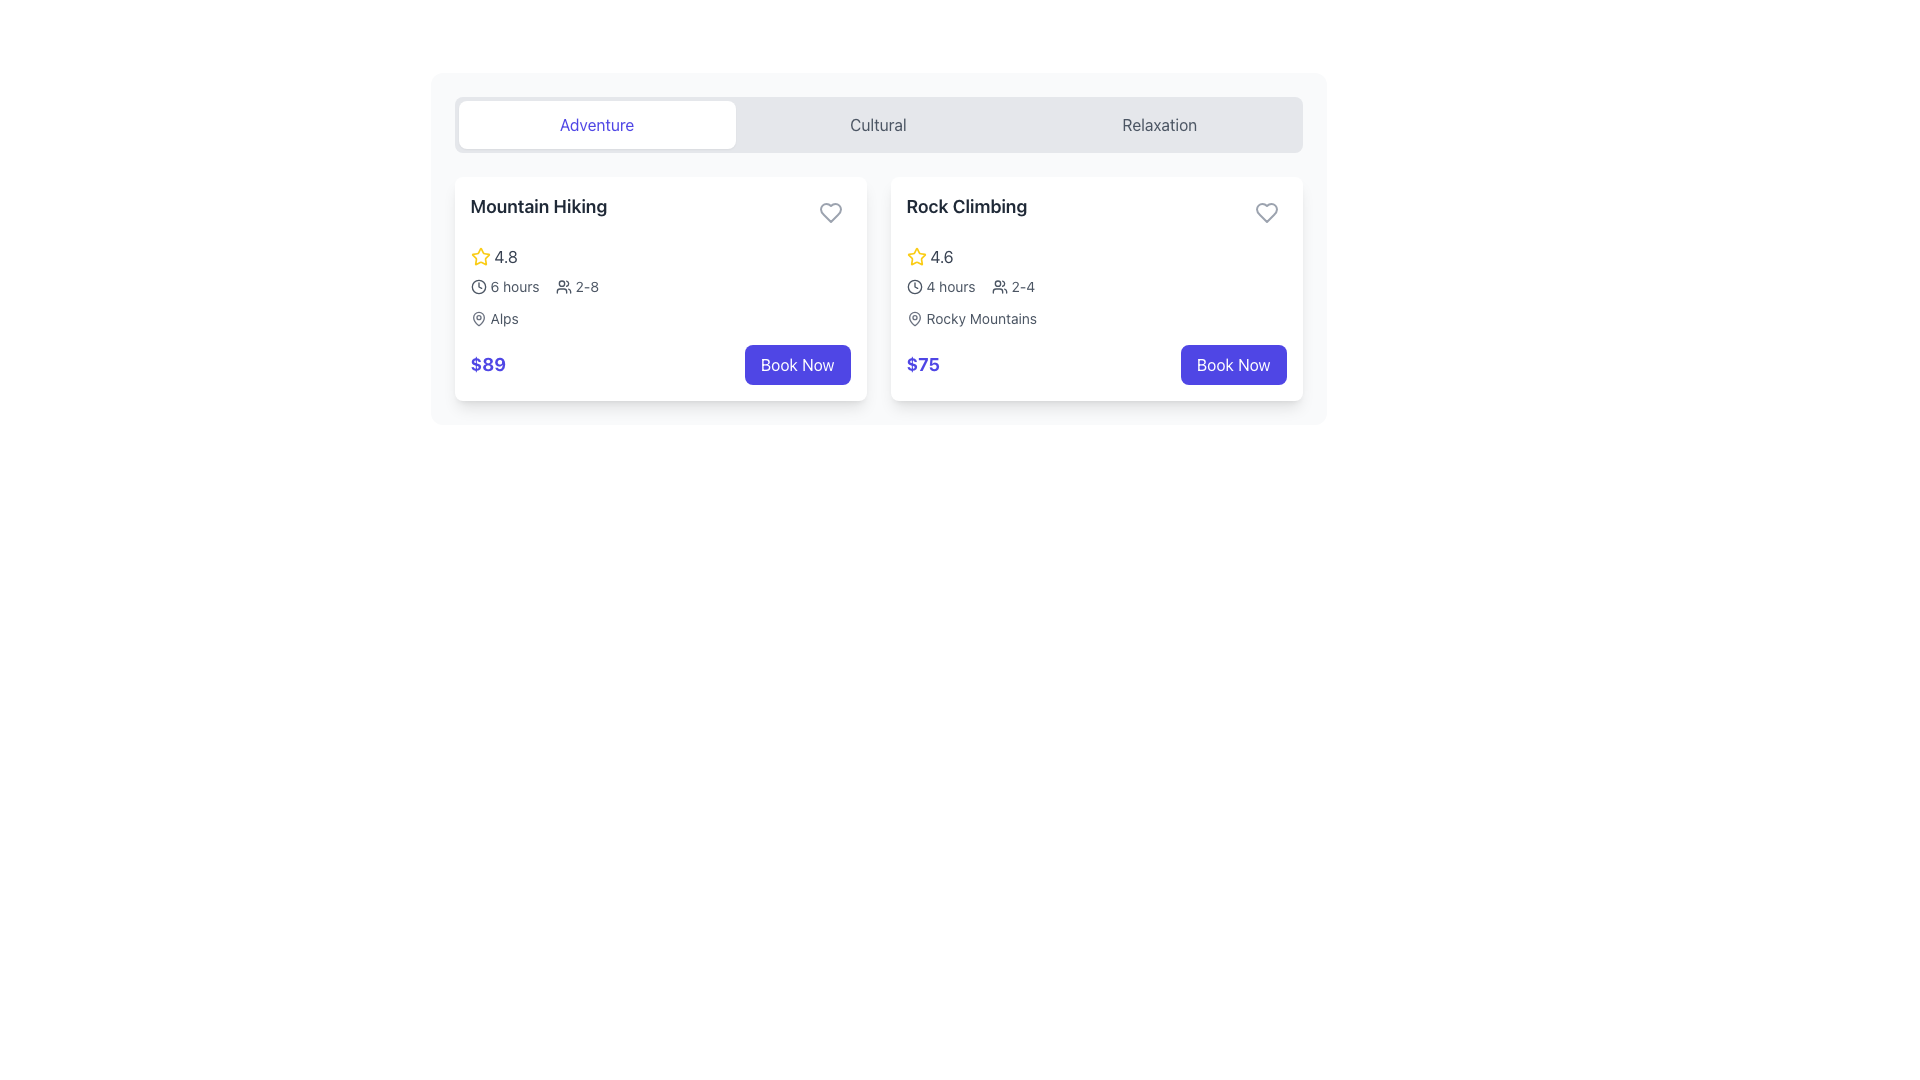  I want to click on the static text element that displays the duration of the 'Mountain Hiking' activity, located to the right of a small clock icon, so click(514, 286).